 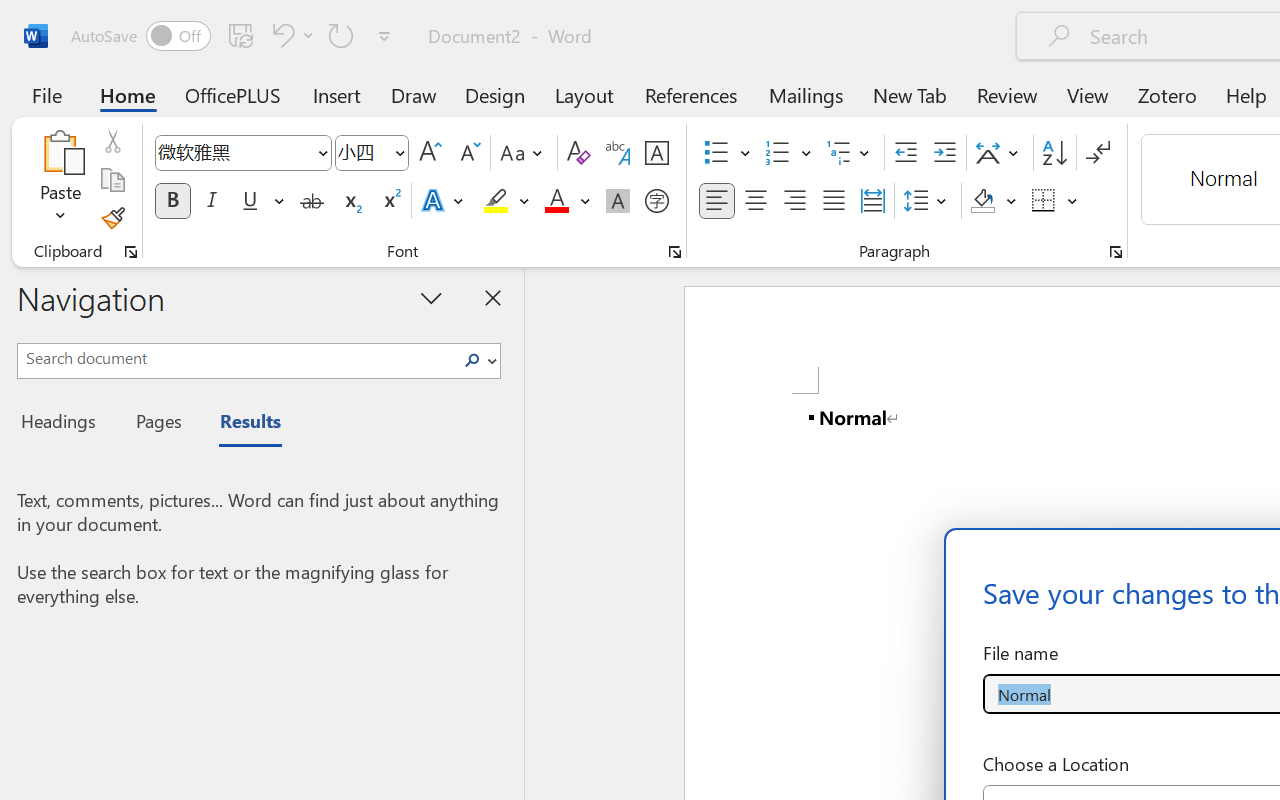 What do you see at coordinates (943, 153) in the screenshot?
I see `'Increase Indent'` at bounding box center [943, 153].